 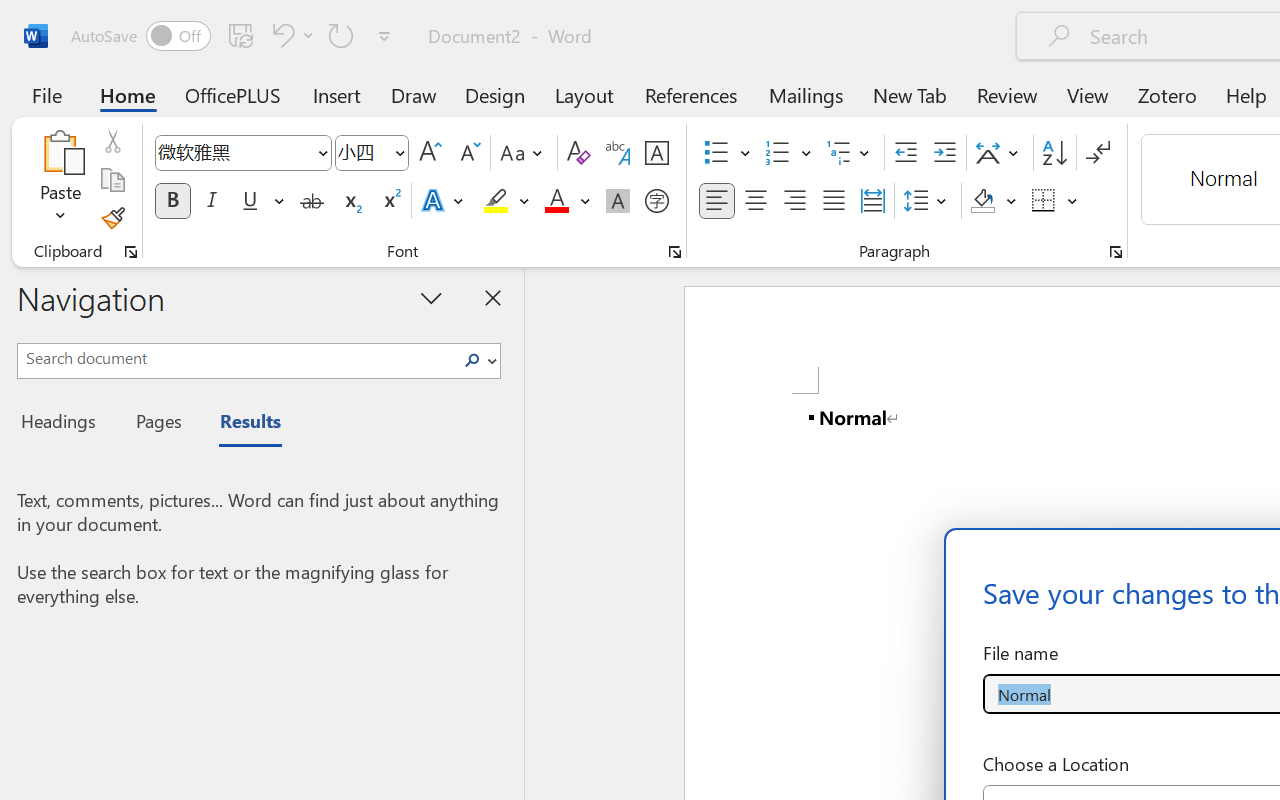 What do you see at coordinates (943, 153) in the screenshot?
I see `'Increase Indent'` at bounding box center [943, 153].